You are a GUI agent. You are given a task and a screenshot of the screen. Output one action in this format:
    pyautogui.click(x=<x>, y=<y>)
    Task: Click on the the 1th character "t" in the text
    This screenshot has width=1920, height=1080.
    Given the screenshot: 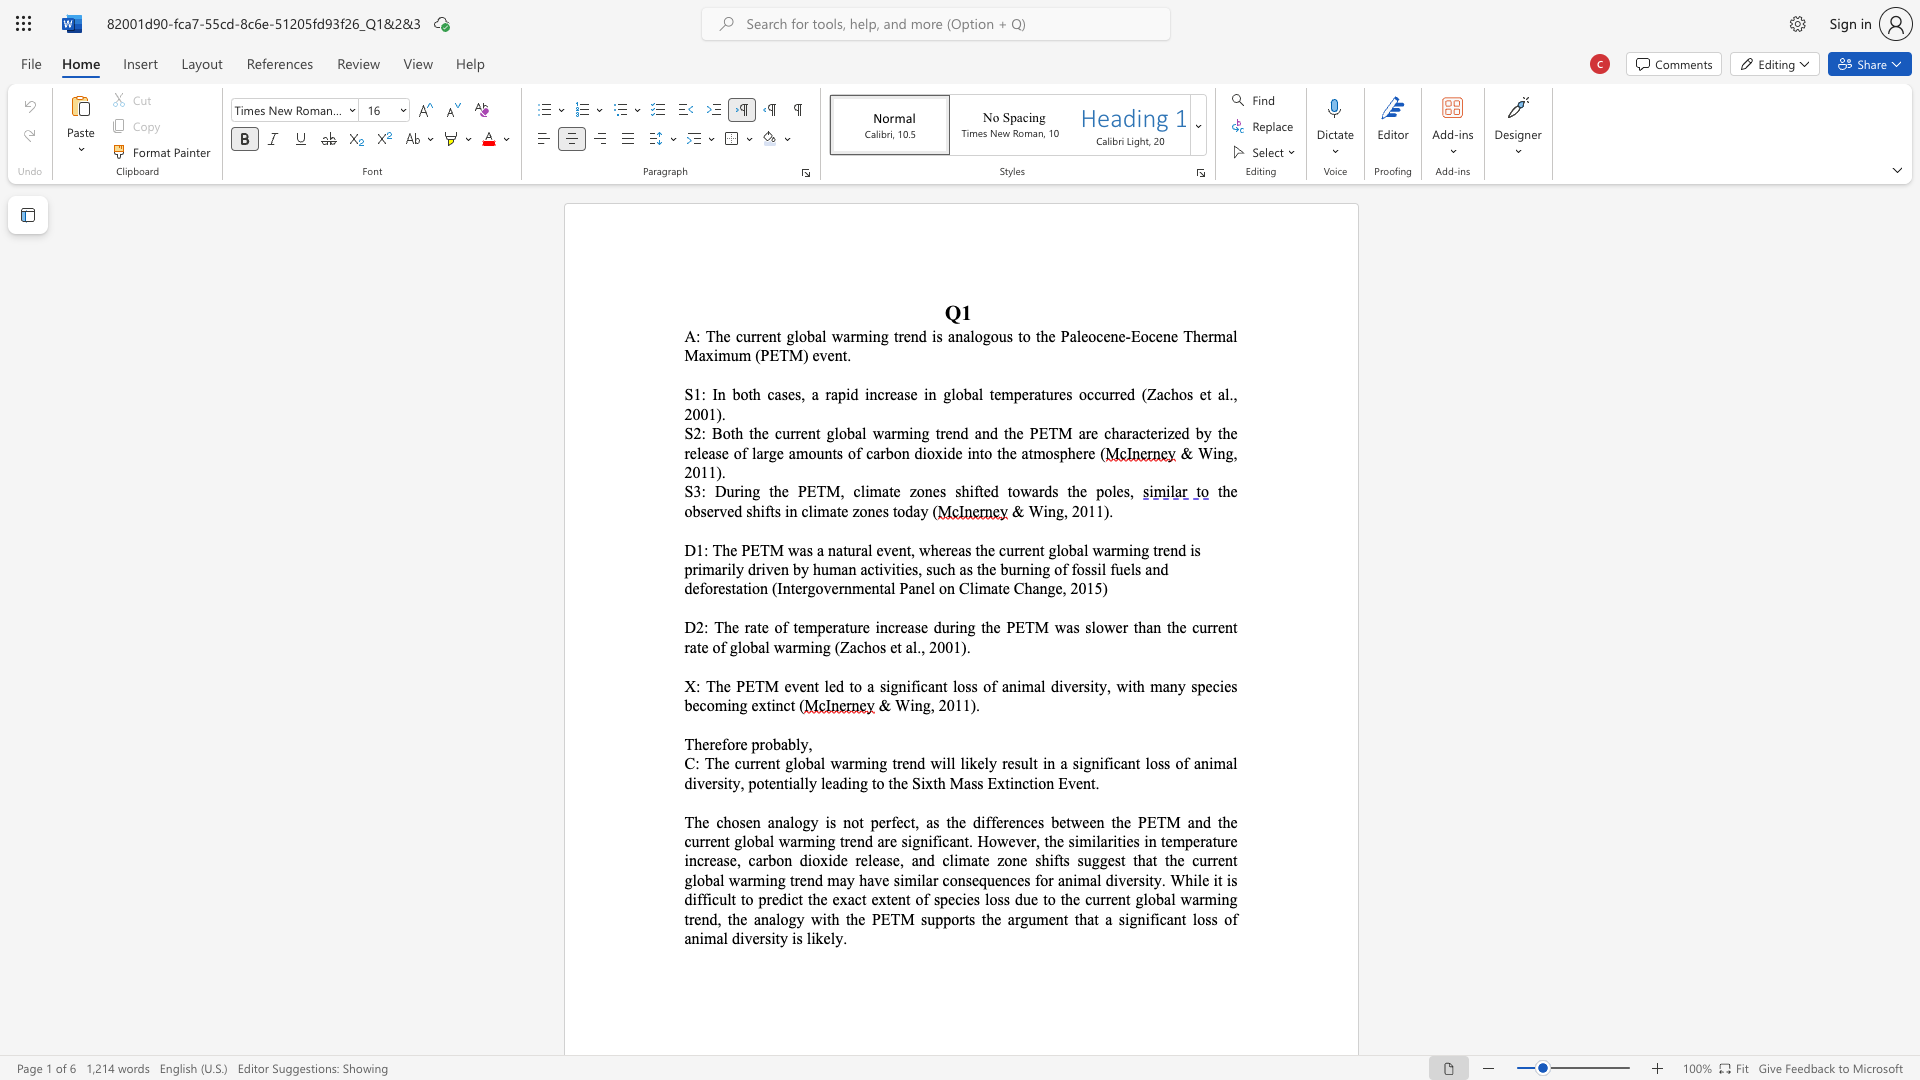 What is the action you would take?
    pyautogui.click(x=834, y=453)
    